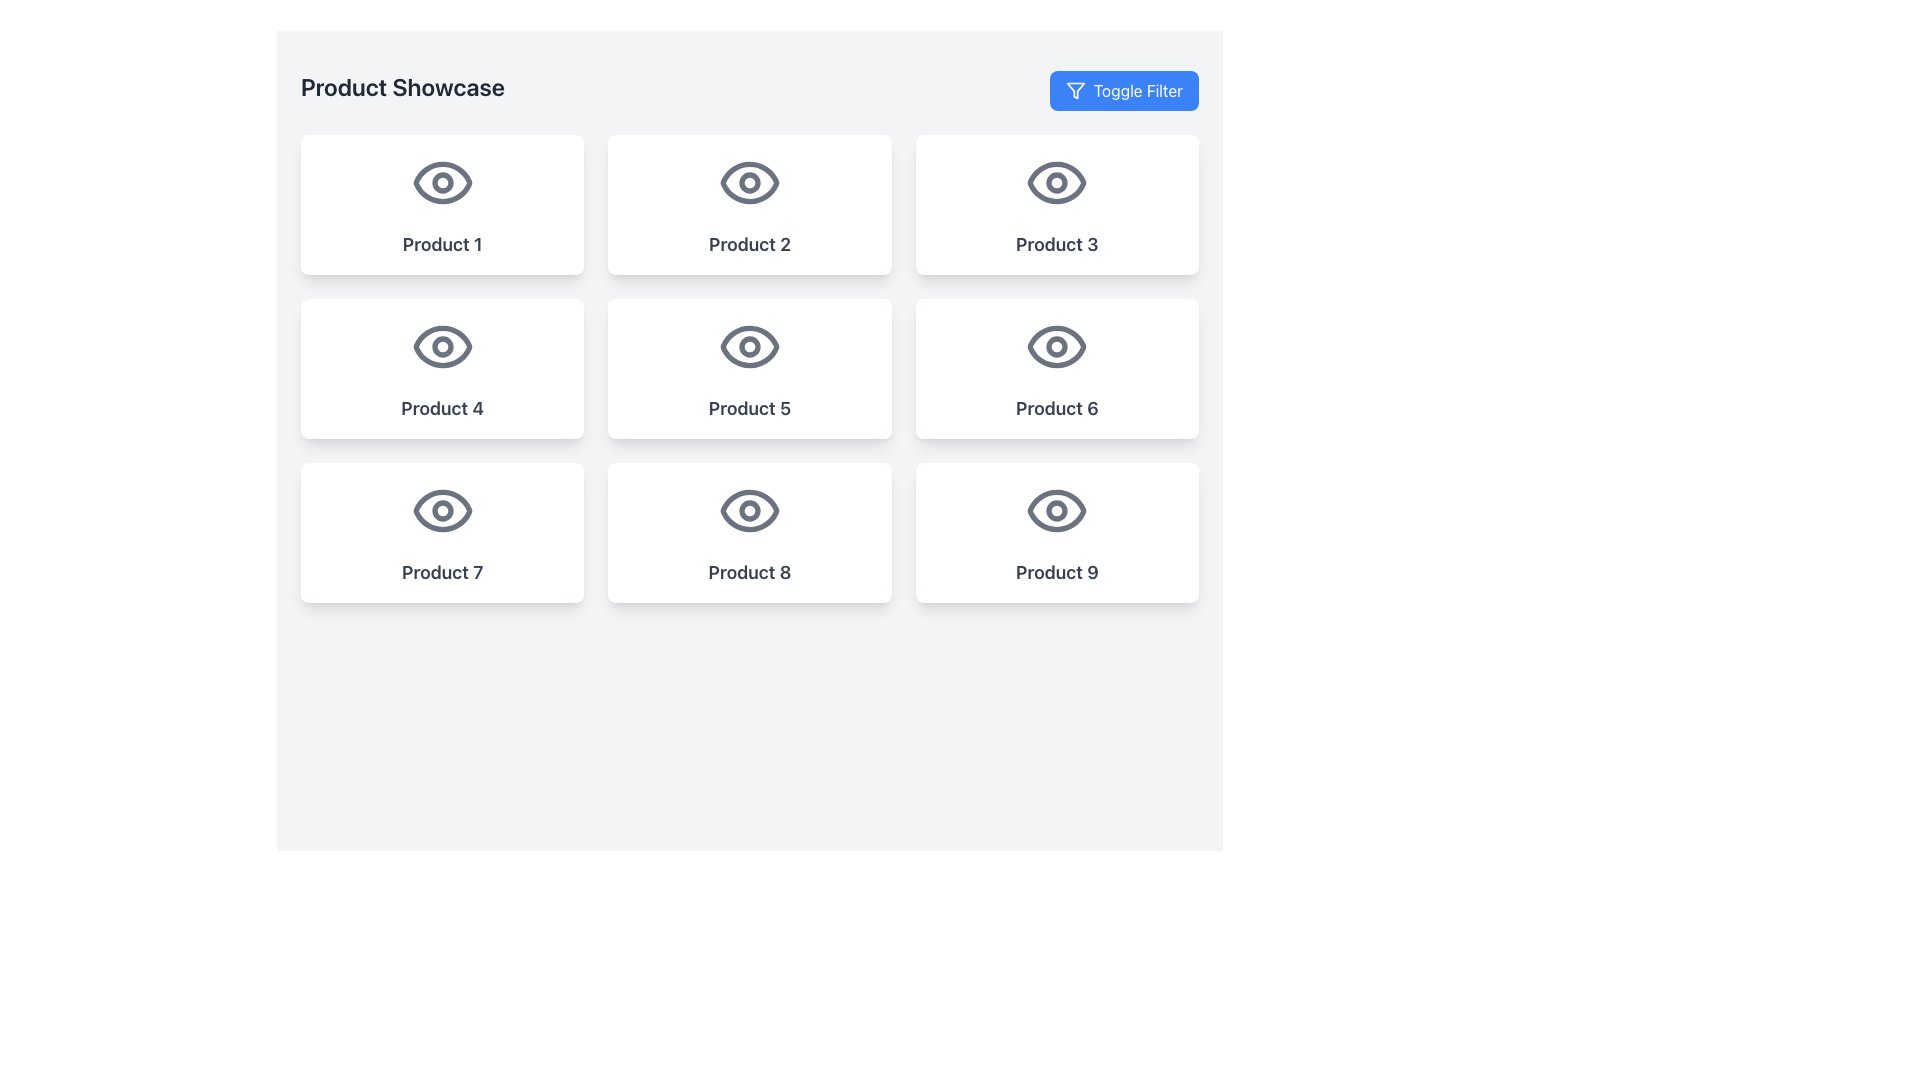 Image resolution: width=1920 pixels, height=1080 pixels. Describe the element at coordinates (748, 346) in the screenshot. I see `the eye icon located in the middle grid item of the second row, directly above the text 'Product 5'` at that location.